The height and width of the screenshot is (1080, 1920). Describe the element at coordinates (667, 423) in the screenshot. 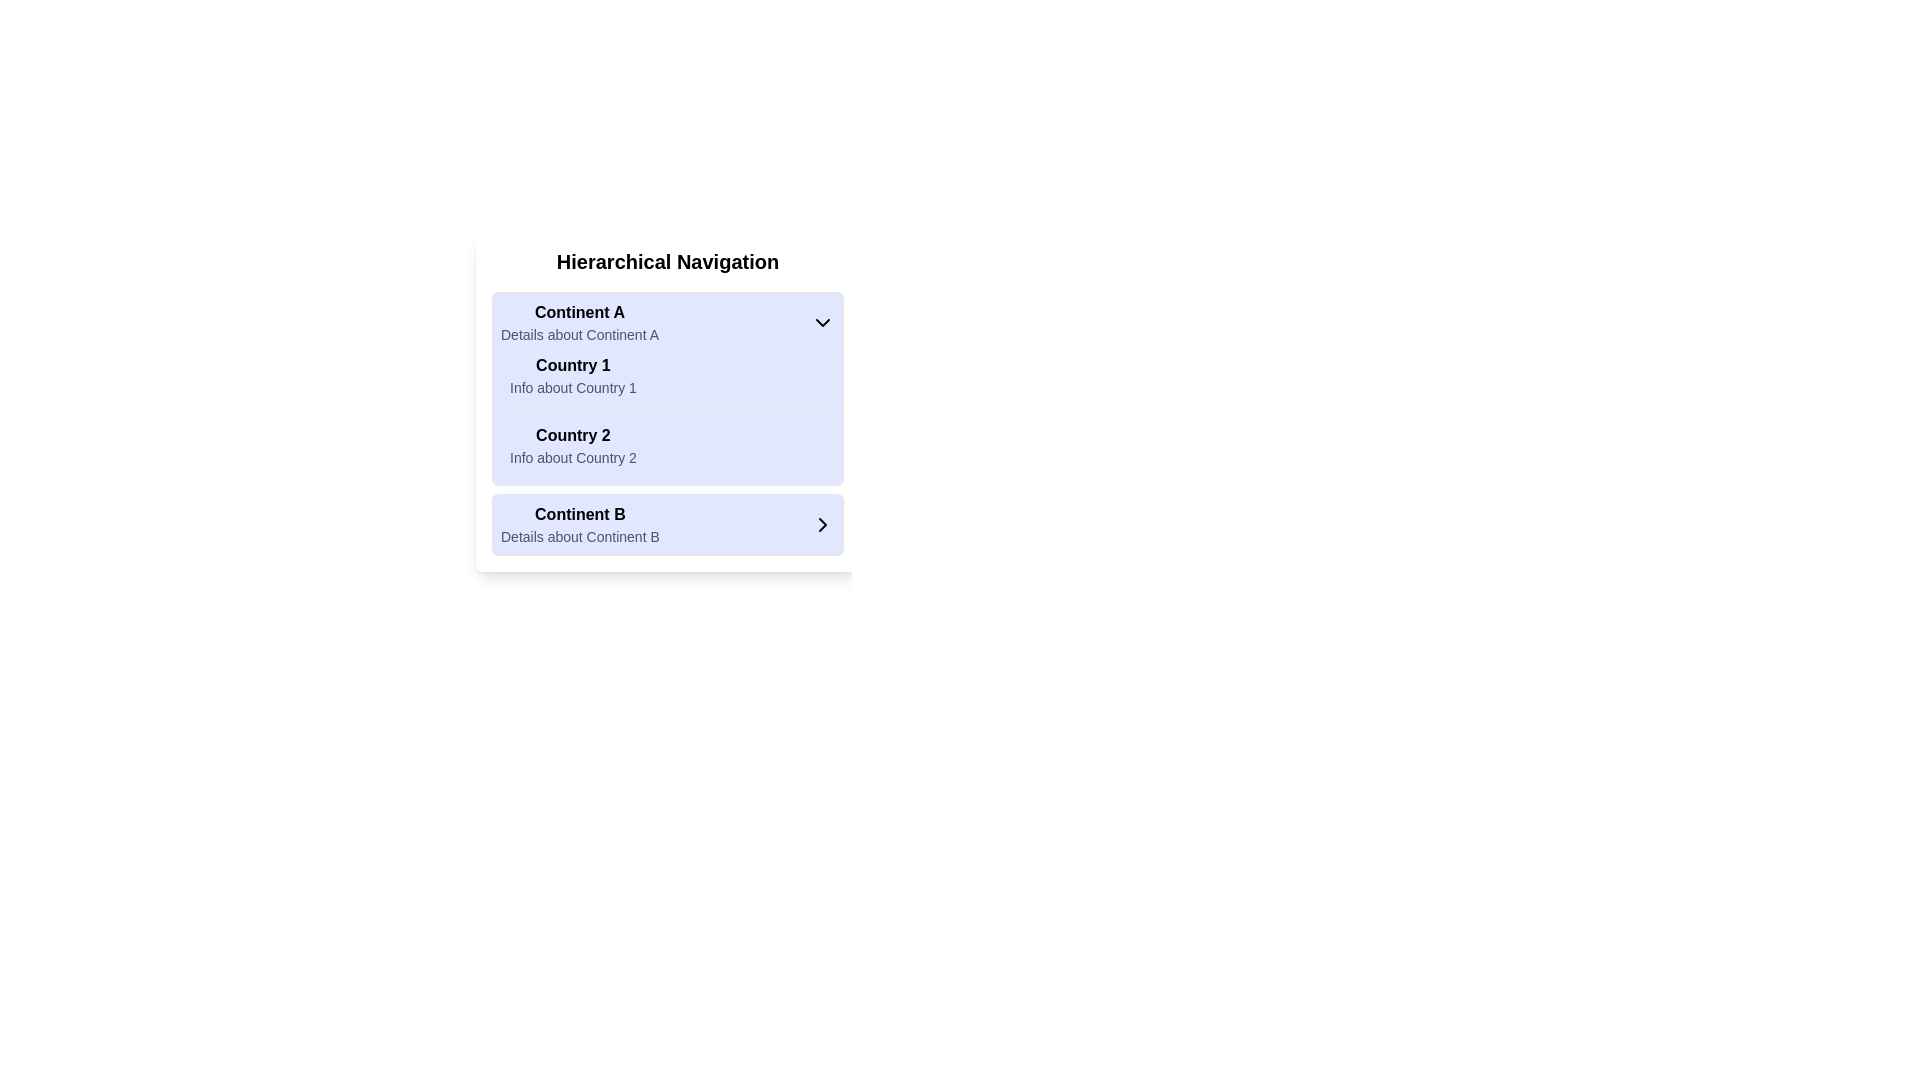

I see `the hierarchical navigation list element showcasing 'Continent A' and 'Continent B' with nested items to interact` at that location.